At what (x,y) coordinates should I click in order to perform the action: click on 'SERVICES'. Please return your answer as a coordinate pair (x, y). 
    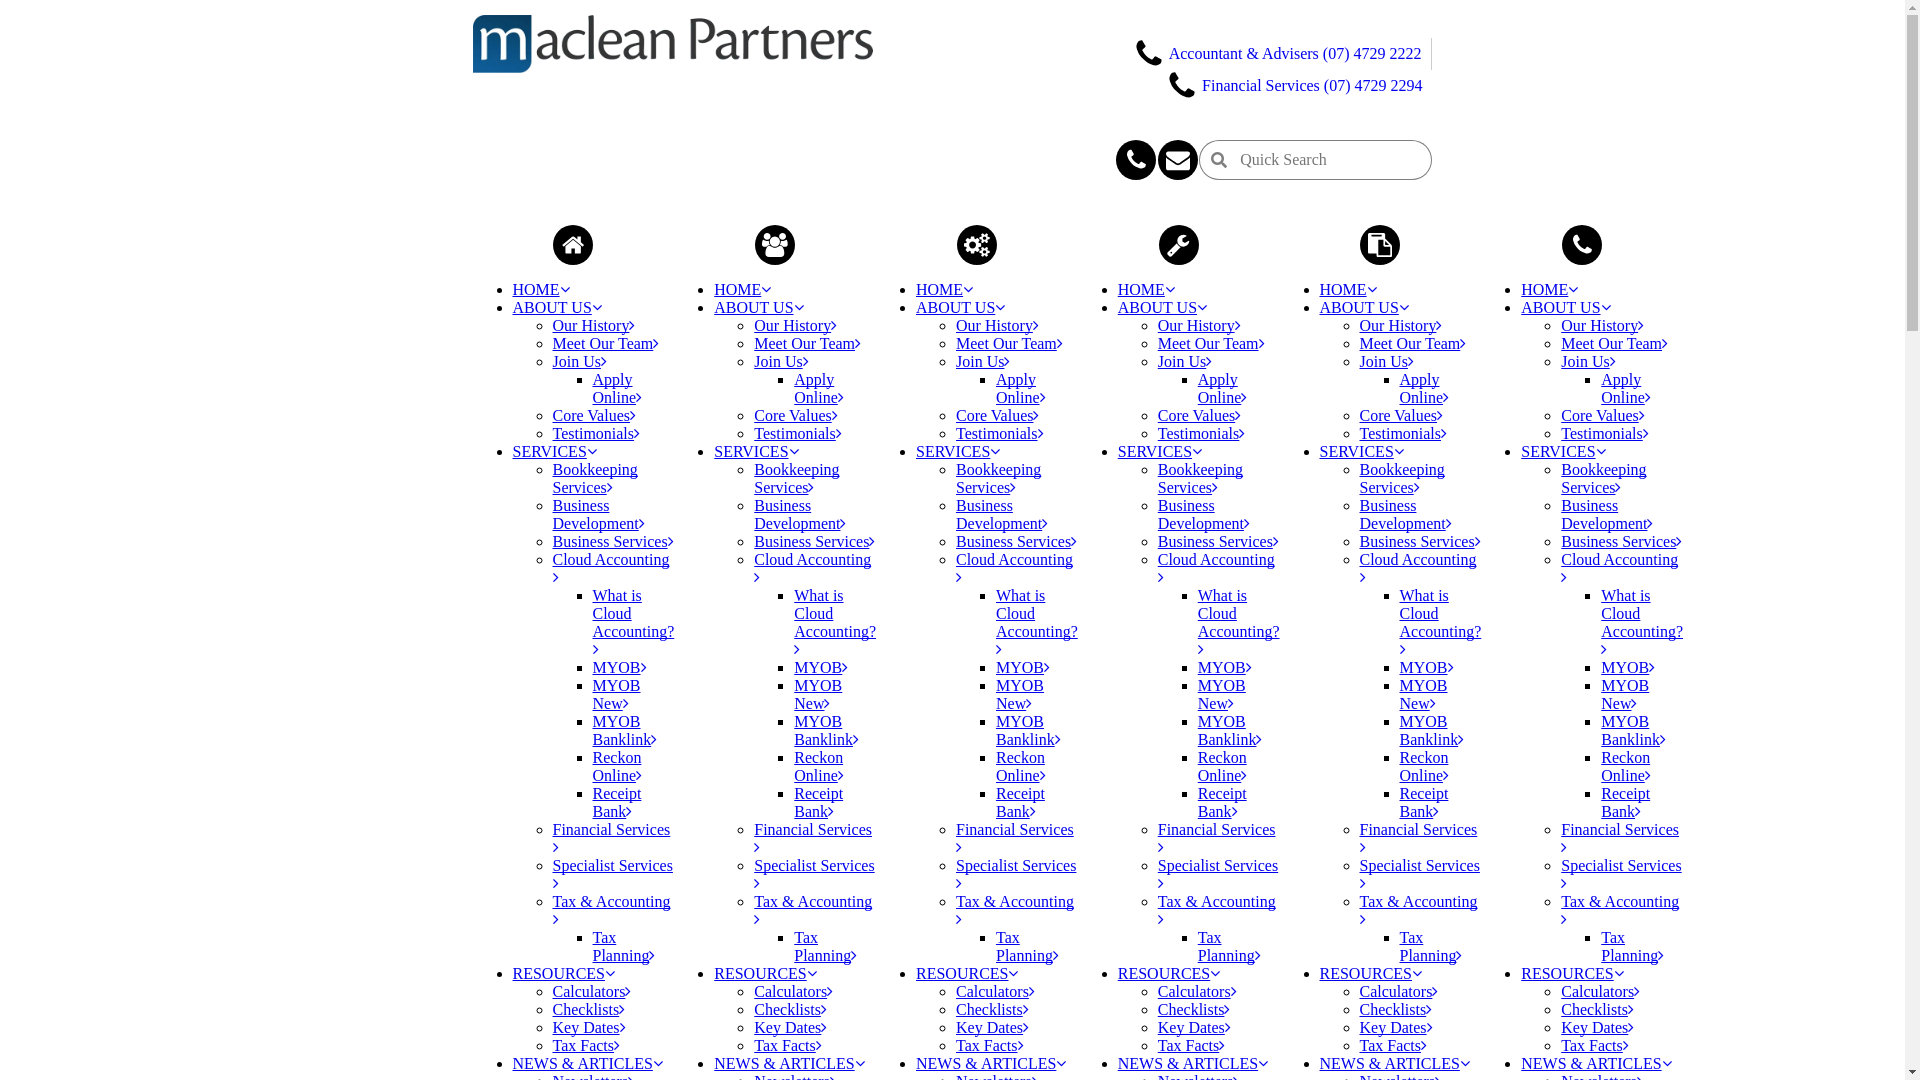
    Looking at the image, I should click on (1160, 451).